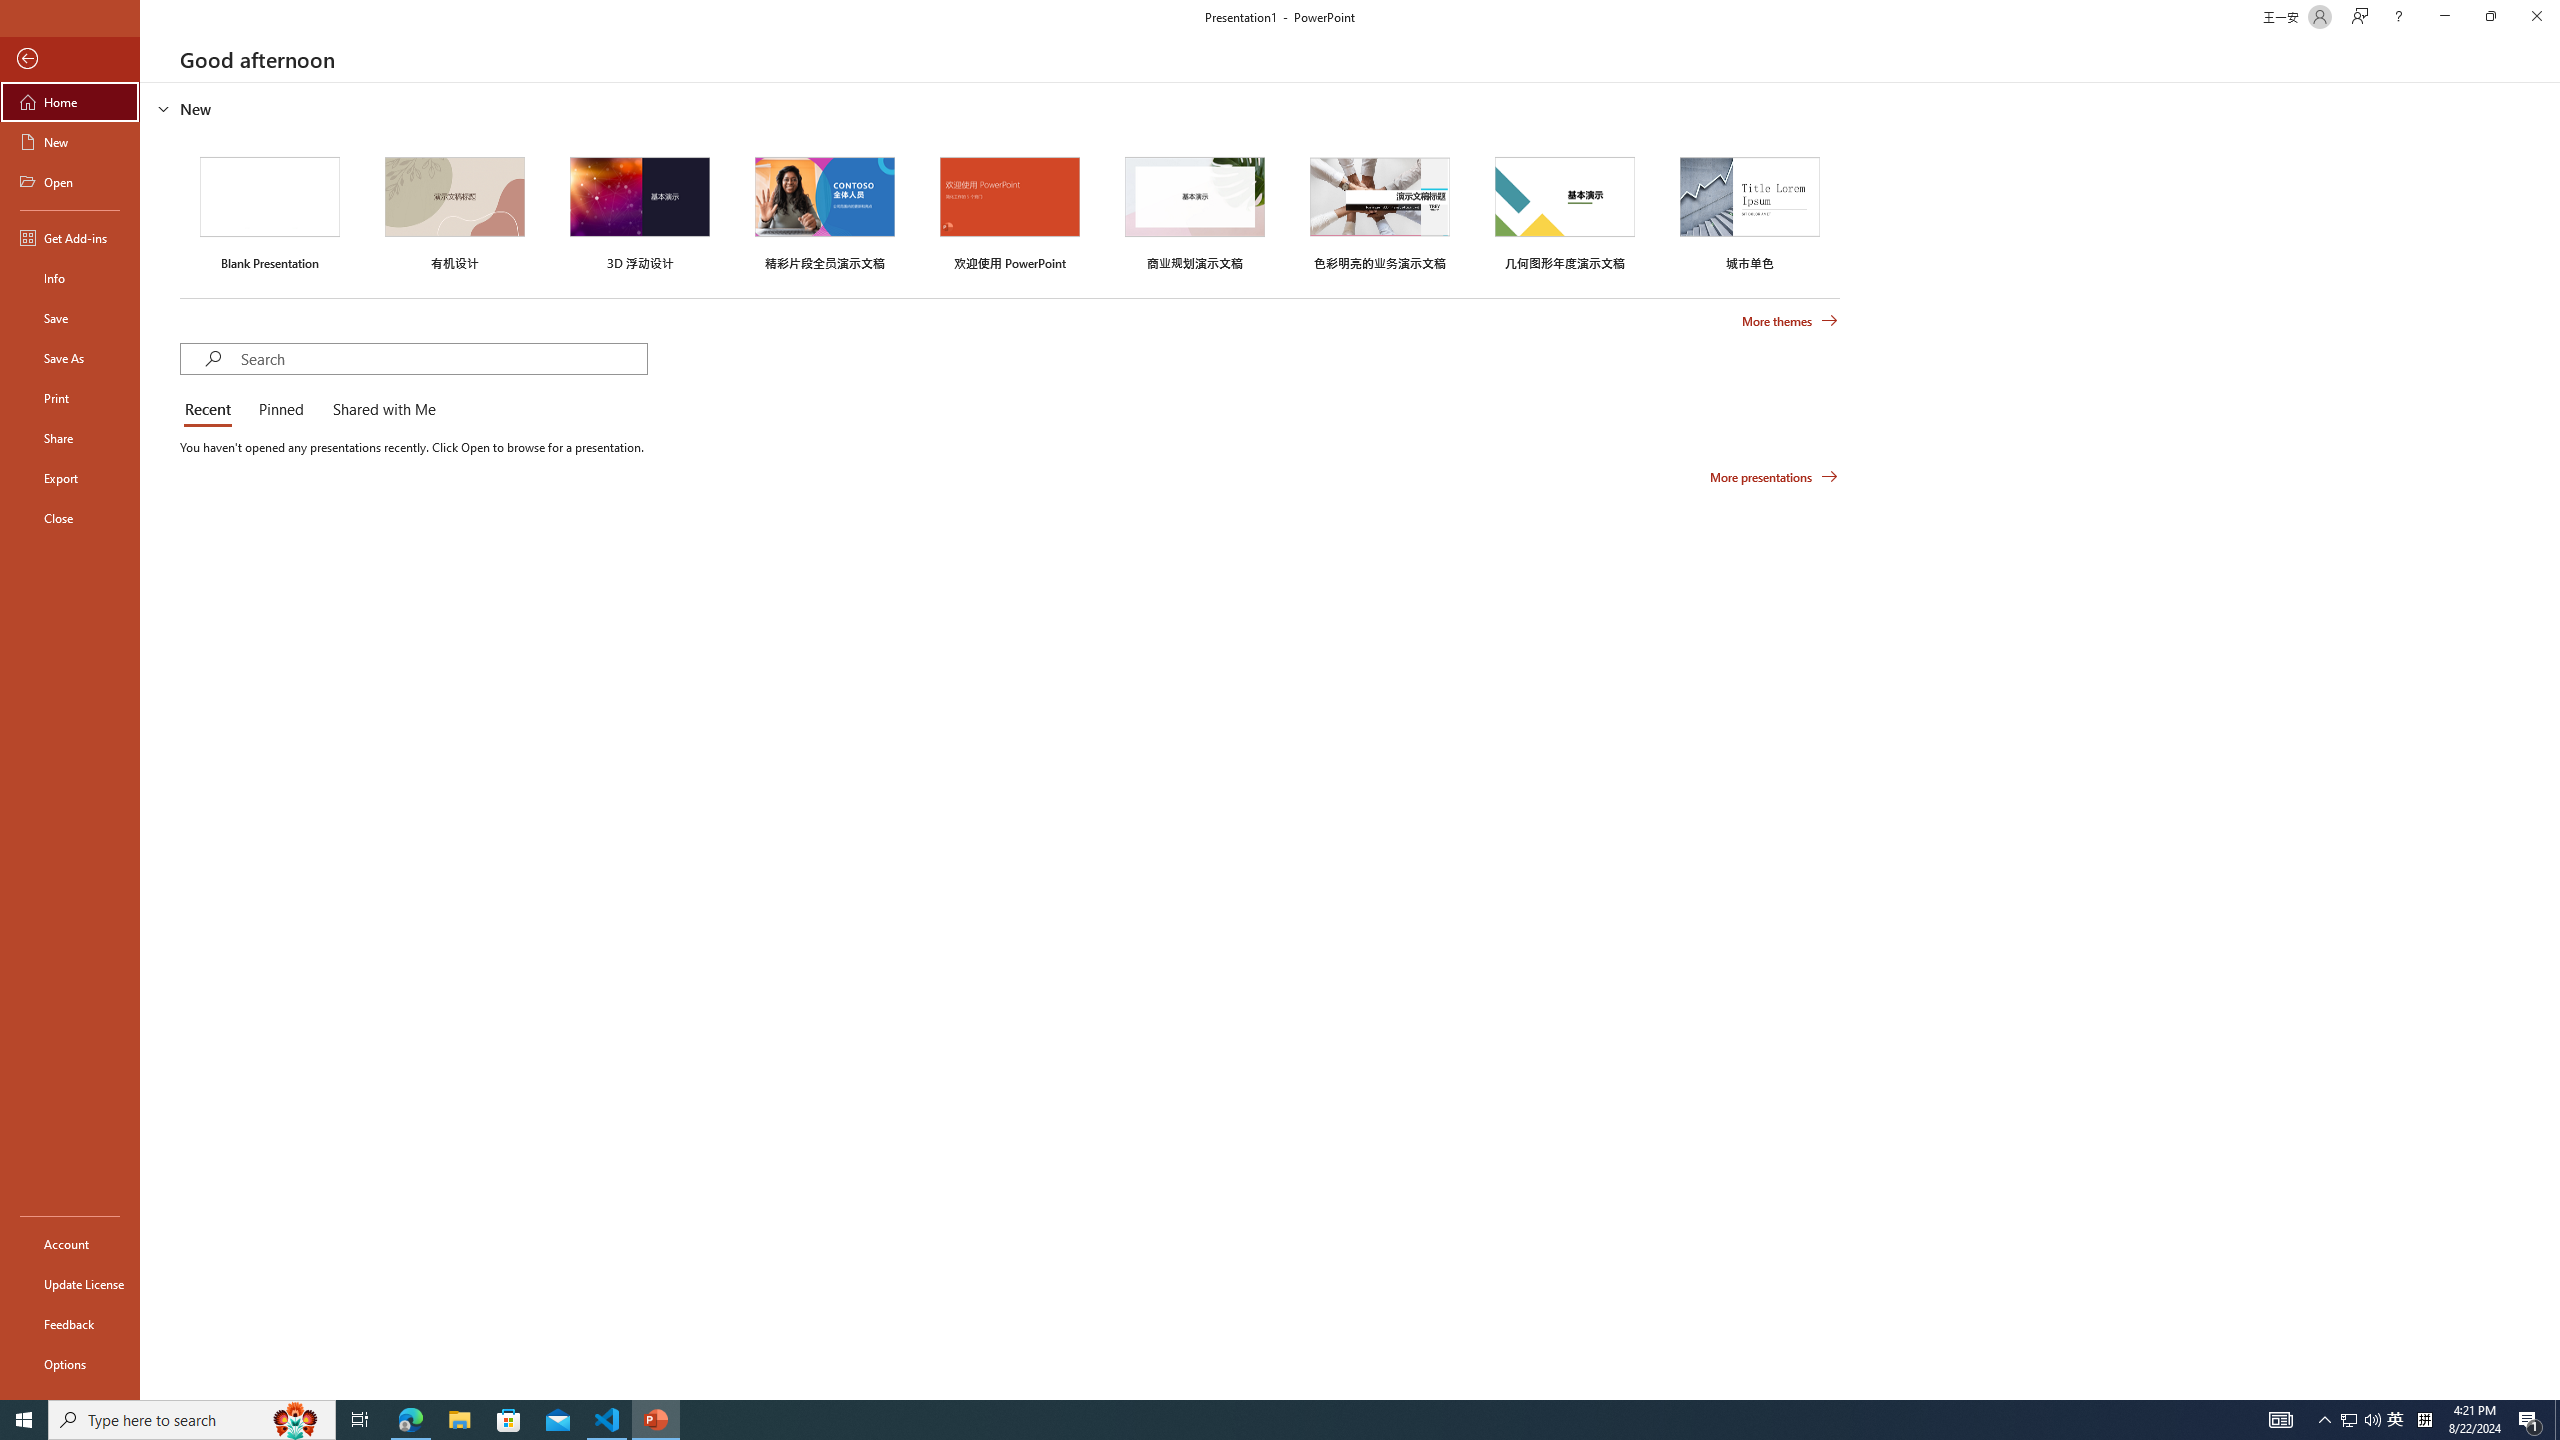 The width and height of the screenshot is (2560, 1440). What do you see at coordinates (69, 356) in the screenshot?
I see `'Save As'` at bounding box center [69, 356].